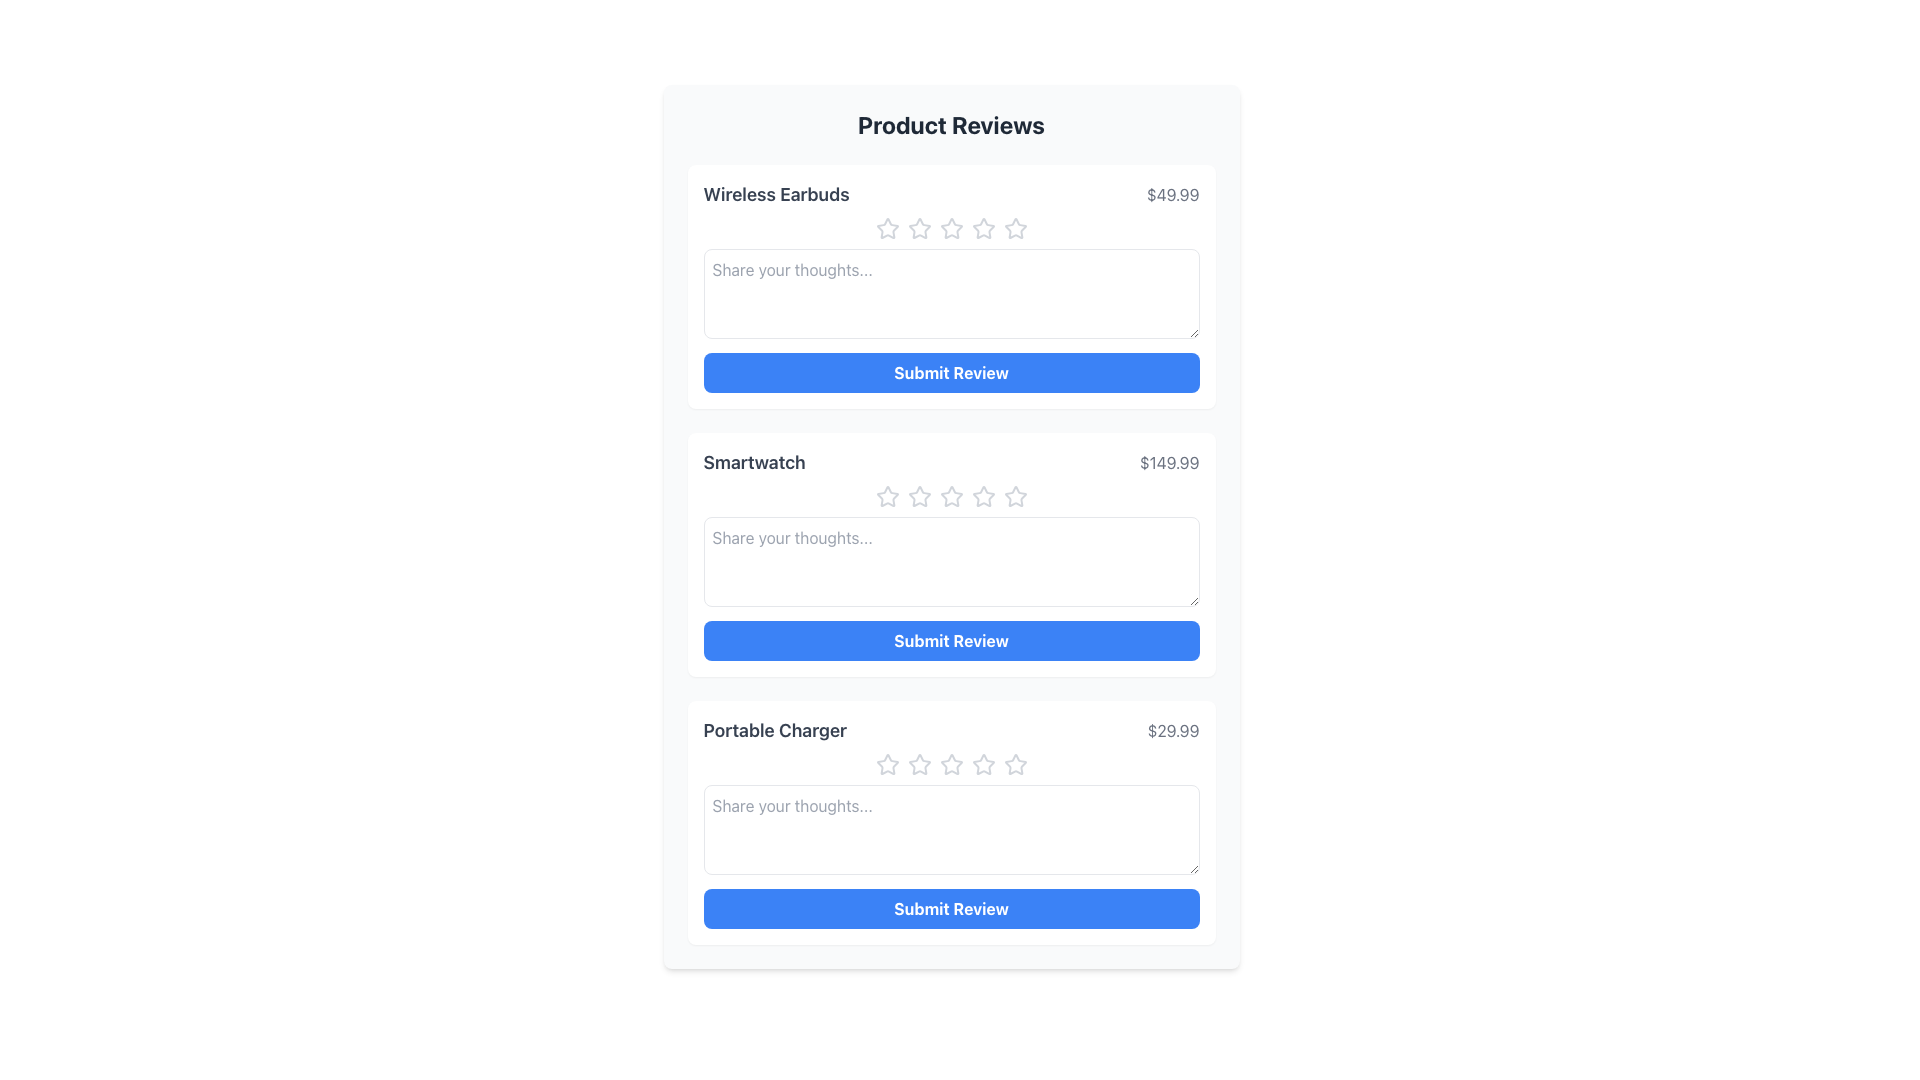 This screenshot has width=1920, height=1080. What do you see at coordinates (983, 495) in the screenshot?
I see `the third star icon in the rating system under the title 'Smartwatch'` at bounding box center [983, 495].